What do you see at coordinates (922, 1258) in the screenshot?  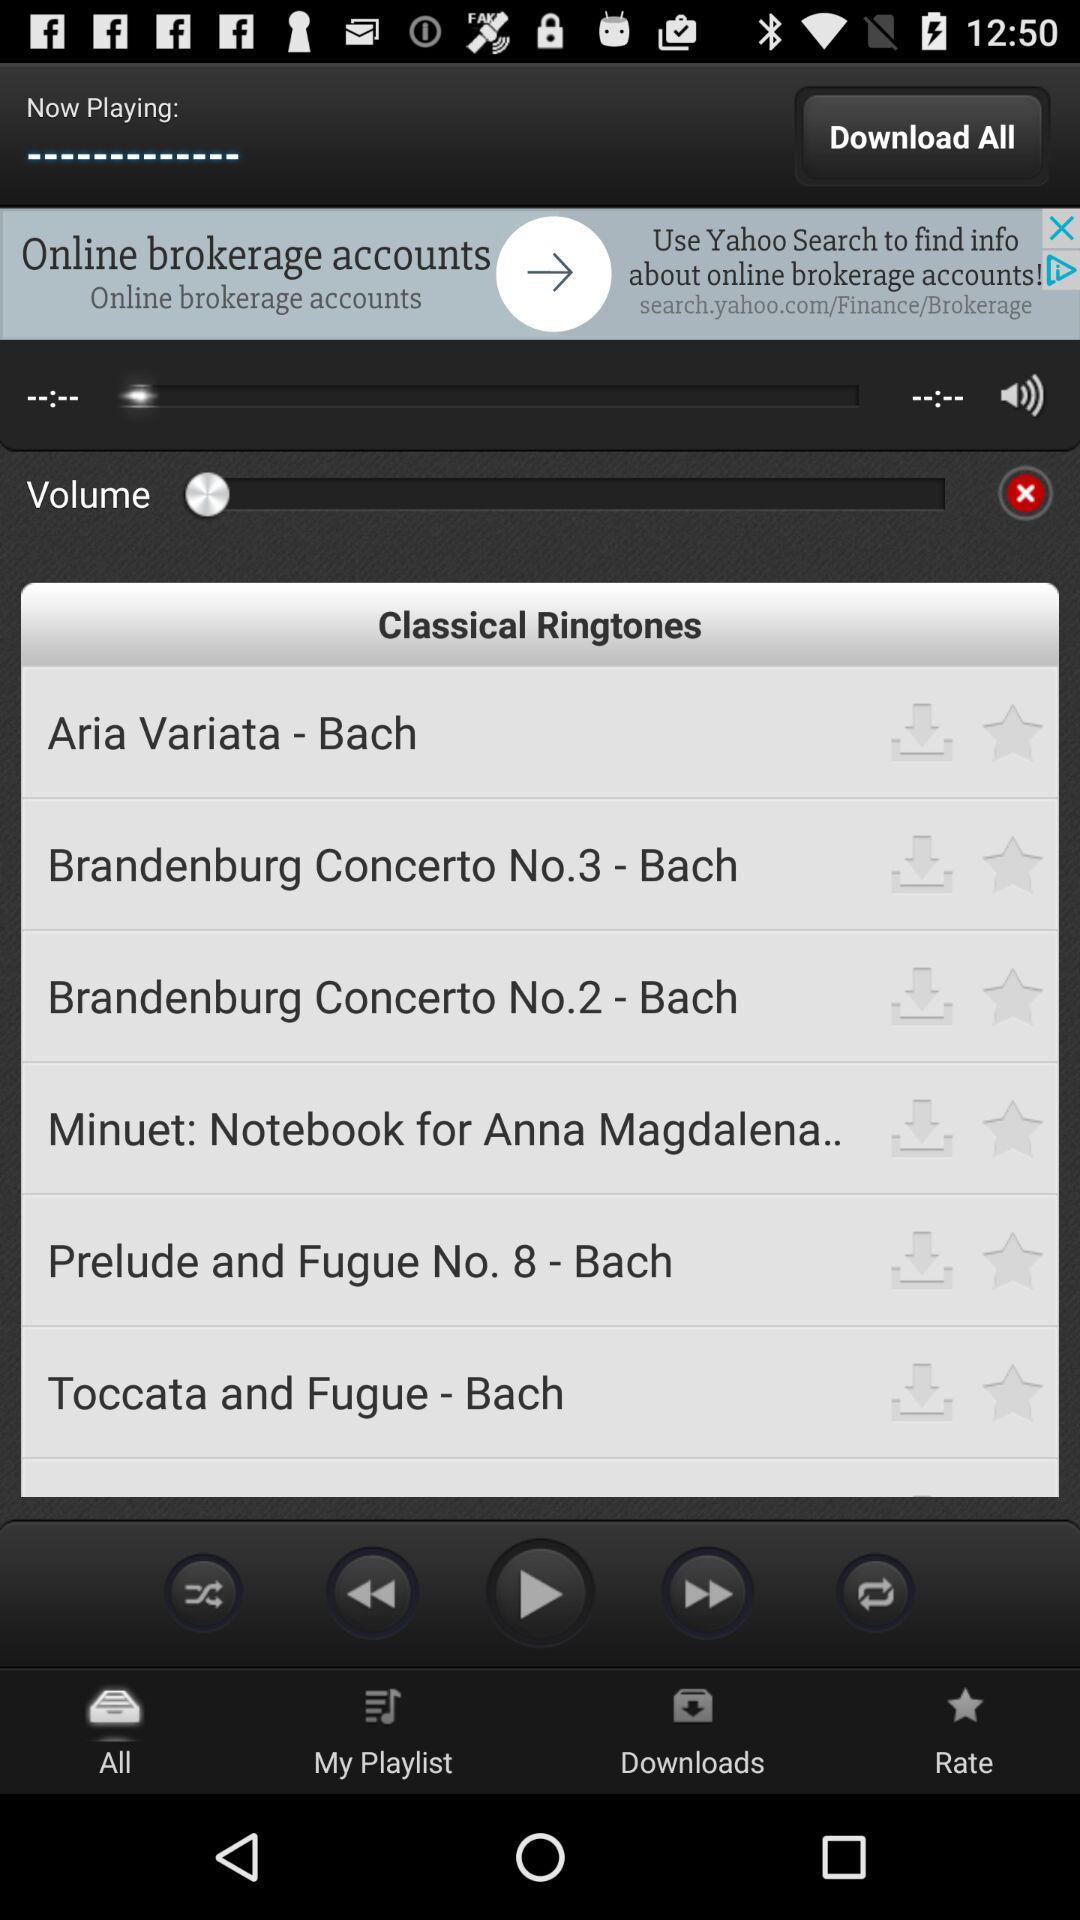 I see `download prelude and fugue` at bounding box center [922, 1258].